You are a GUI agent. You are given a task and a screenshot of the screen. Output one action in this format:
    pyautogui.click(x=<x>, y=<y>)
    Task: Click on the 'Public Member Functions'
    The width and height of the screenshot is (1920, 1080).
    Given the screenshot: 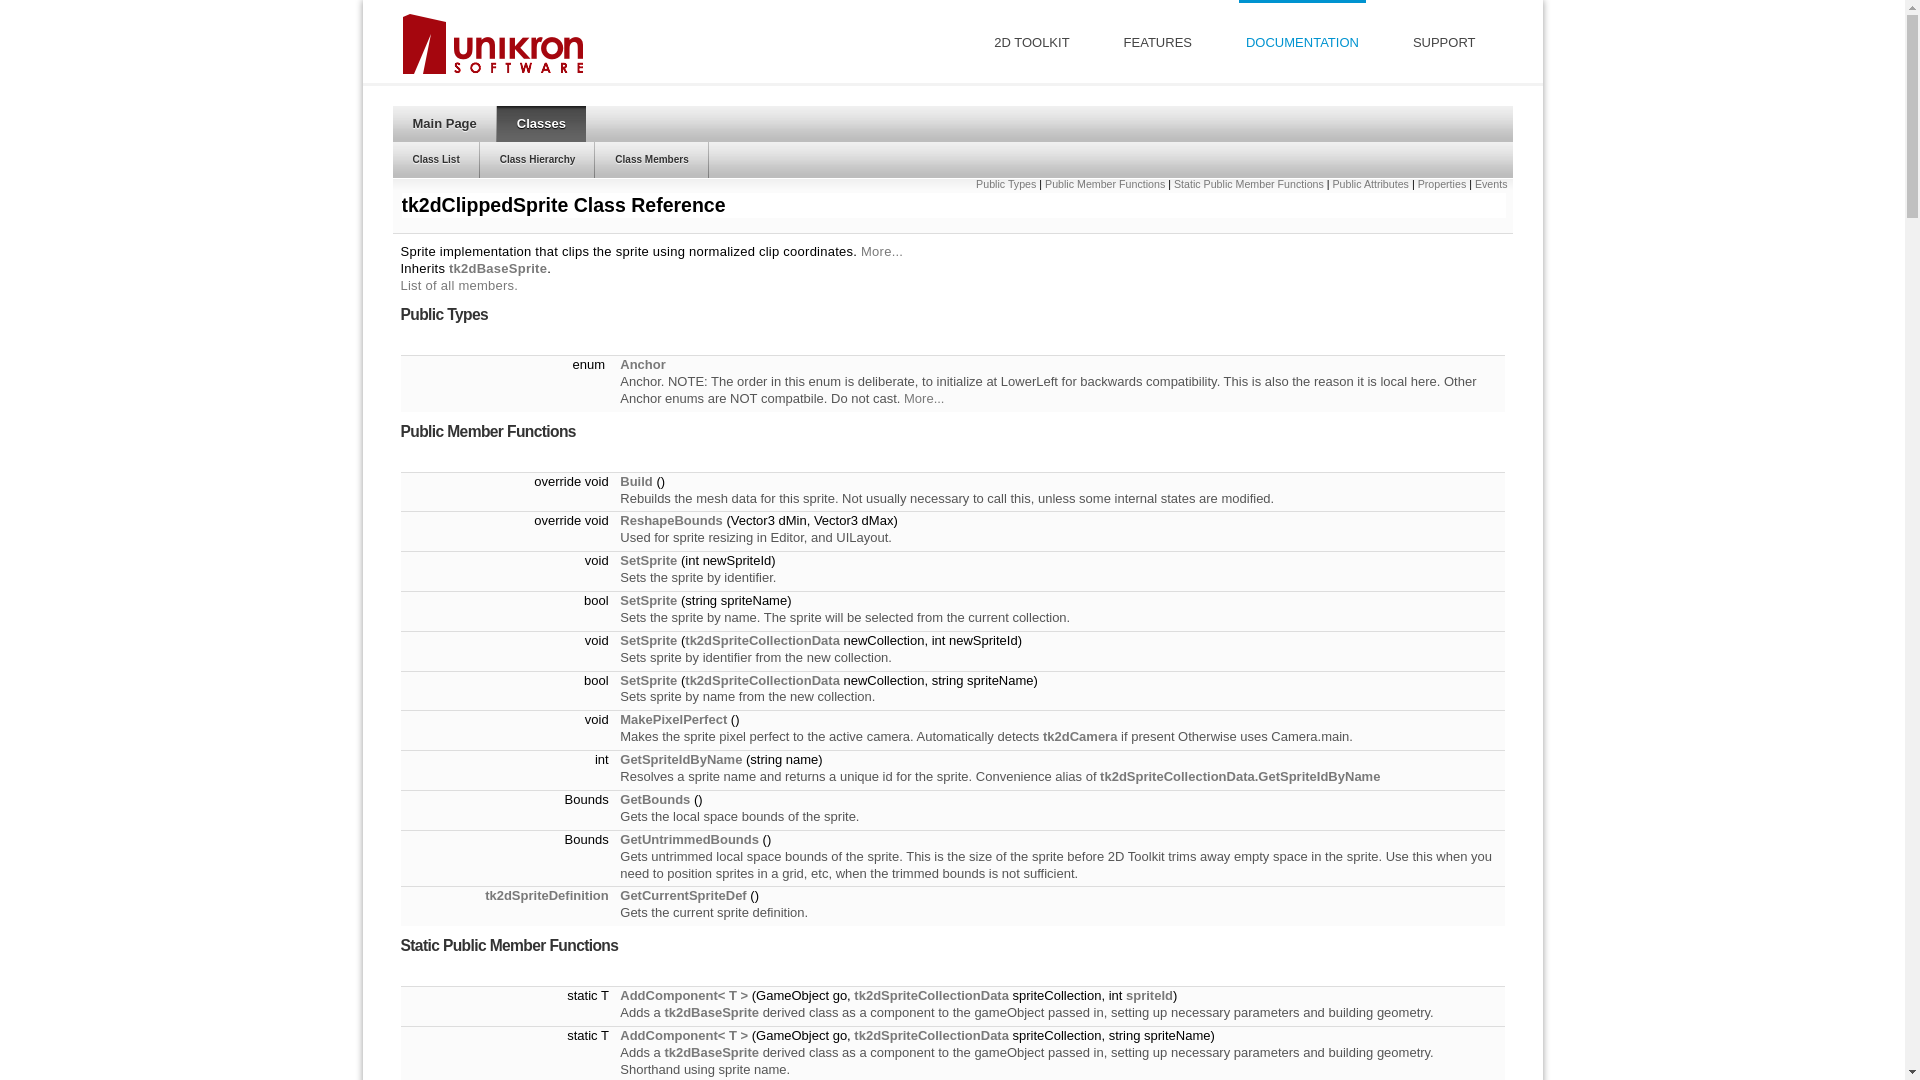 What is the action you would take?
    pyautogui.click(x=1103, y=184)
    